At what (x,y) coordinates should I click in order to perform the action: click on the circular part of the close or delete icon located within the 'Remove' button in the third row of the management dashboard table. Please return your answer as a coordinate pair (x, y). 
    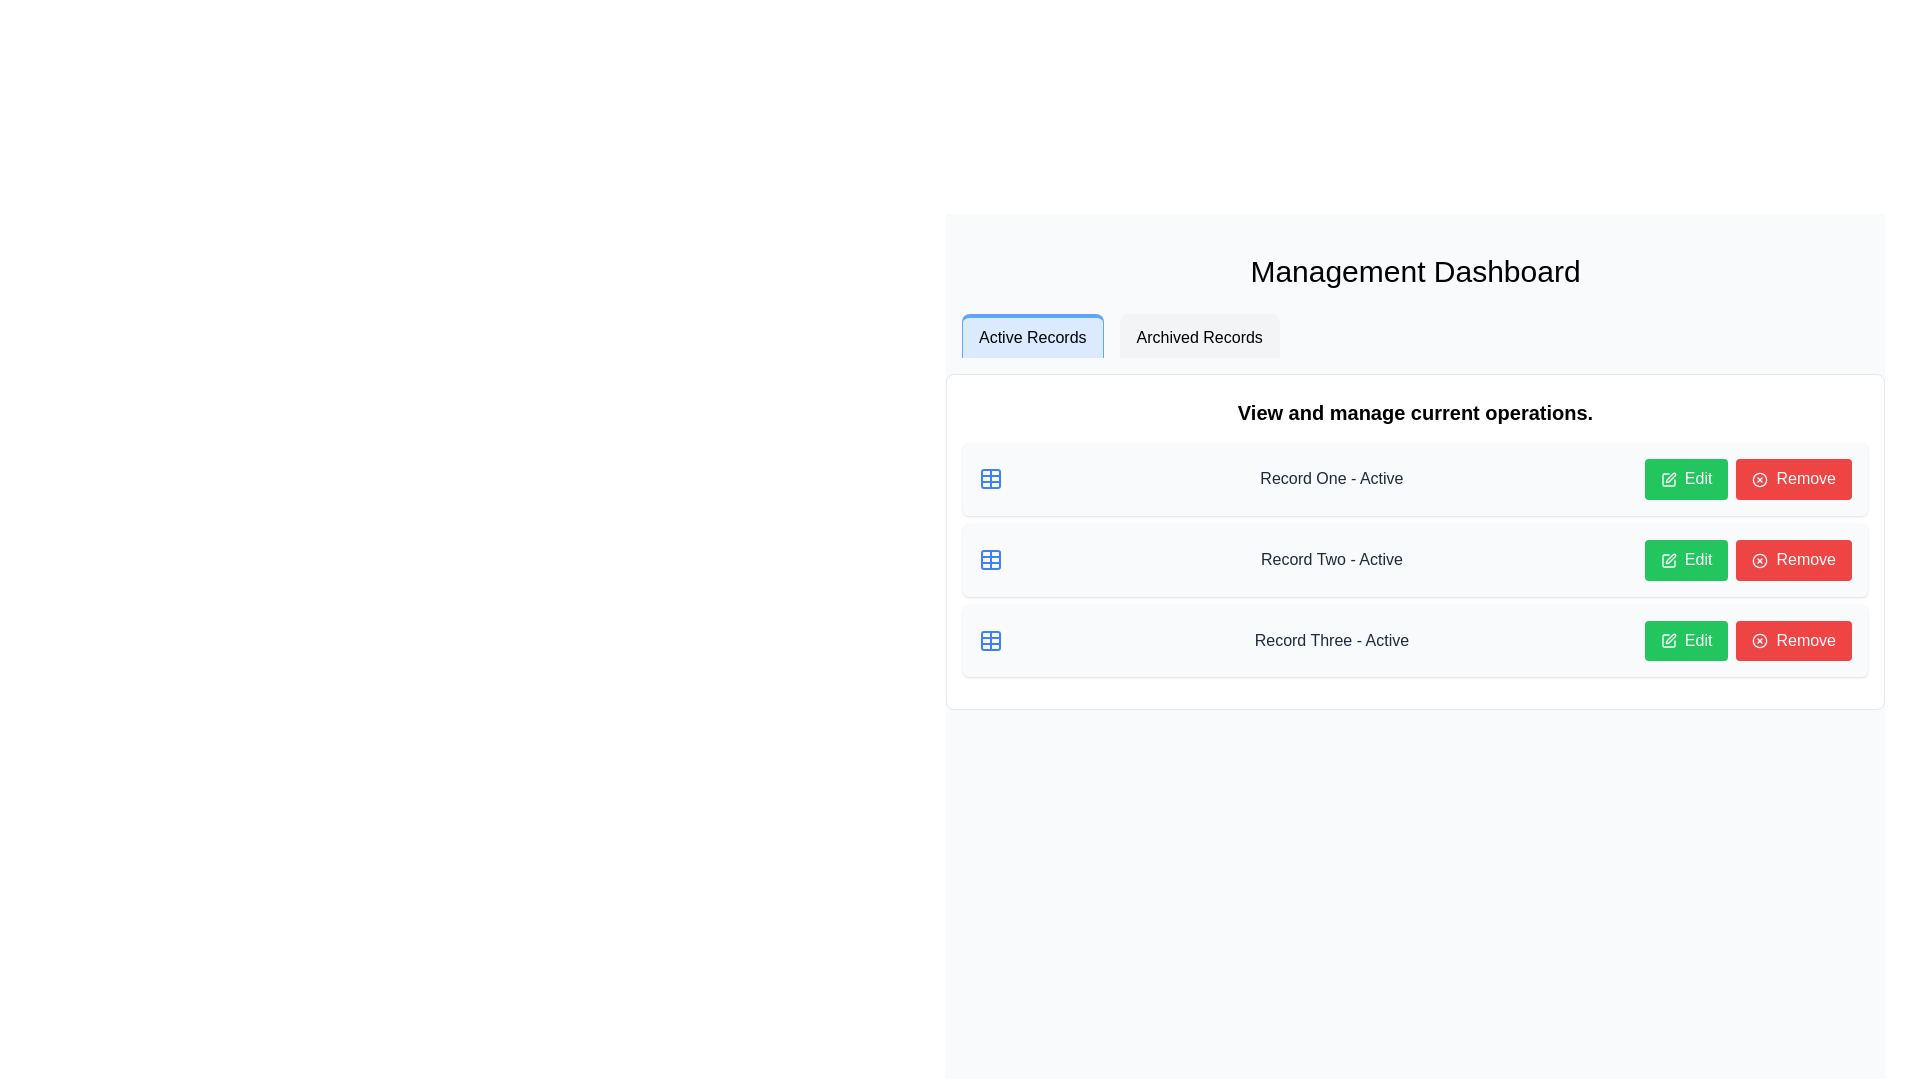
    Looking at the image, I should click on (1760, 479).